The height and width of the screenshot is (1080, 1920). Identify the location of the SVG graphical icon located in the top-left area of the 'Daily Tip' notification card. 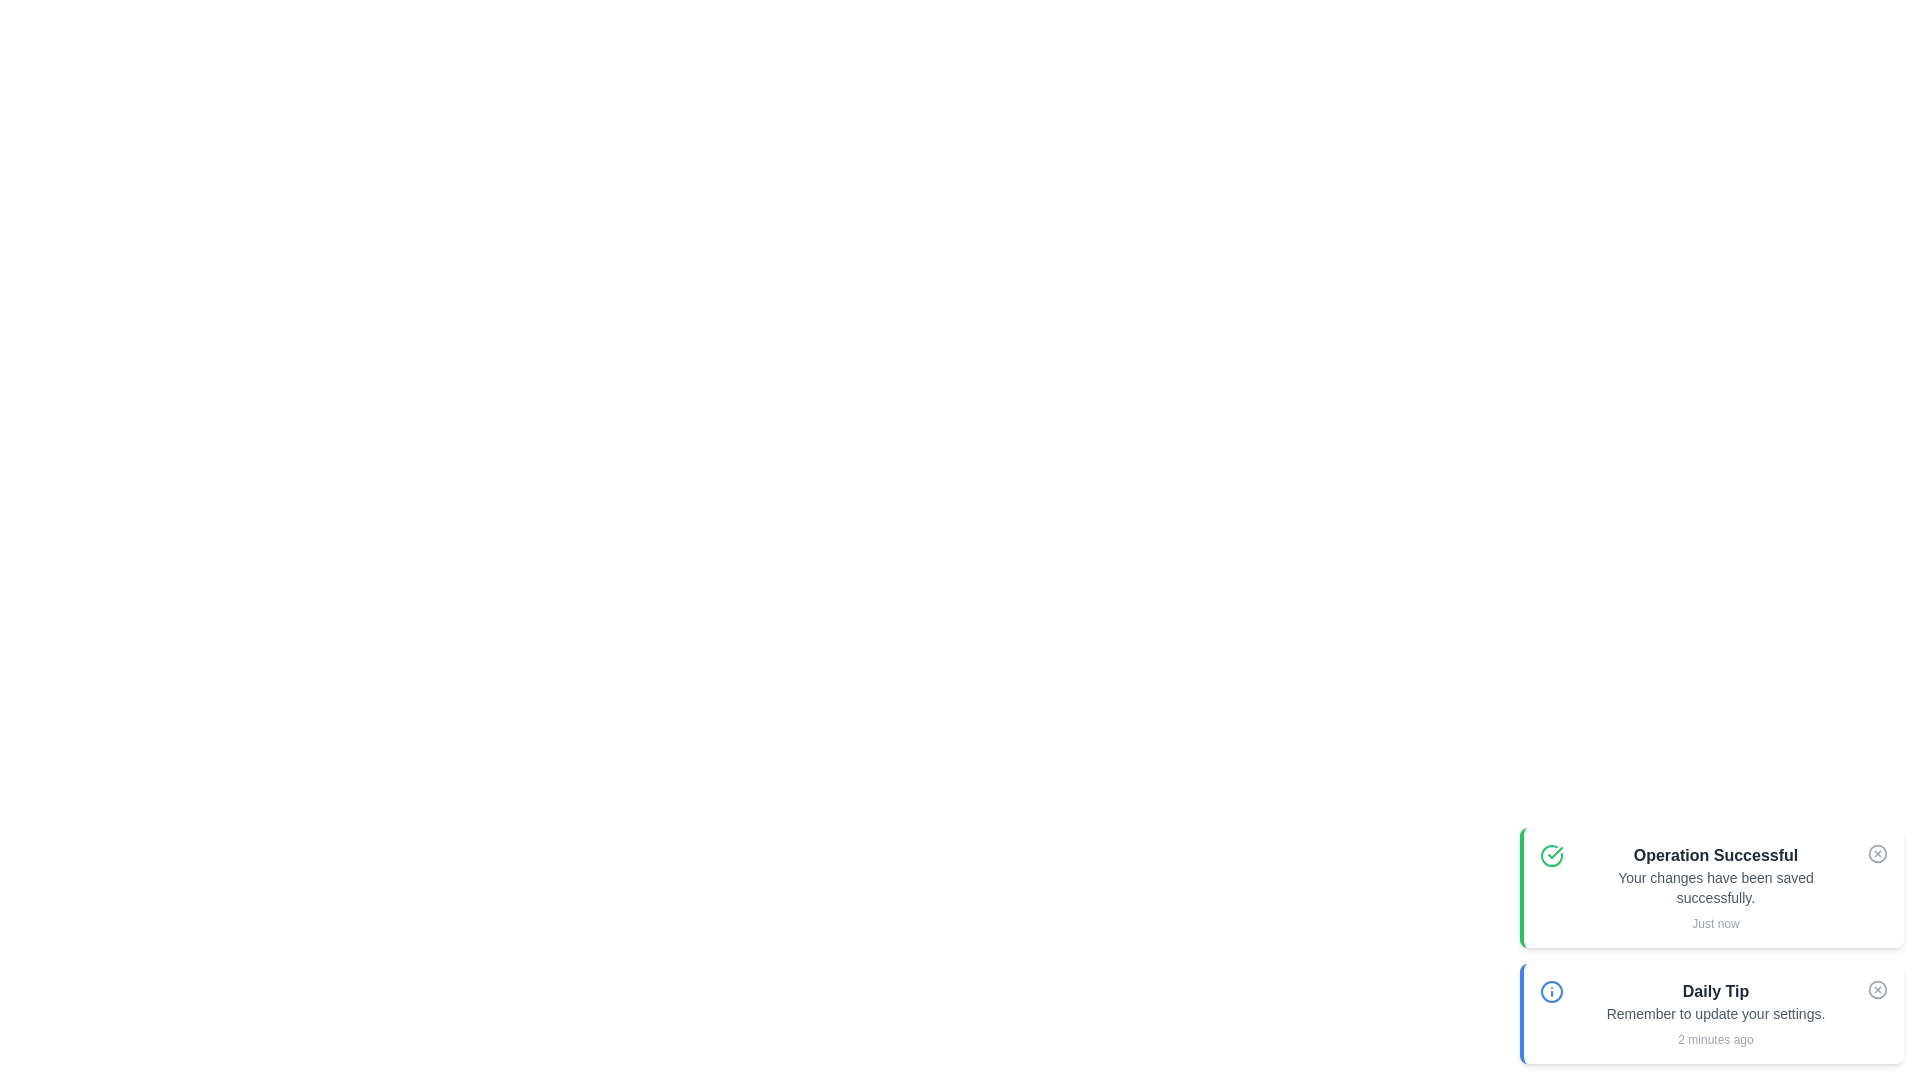
(1550, 991).